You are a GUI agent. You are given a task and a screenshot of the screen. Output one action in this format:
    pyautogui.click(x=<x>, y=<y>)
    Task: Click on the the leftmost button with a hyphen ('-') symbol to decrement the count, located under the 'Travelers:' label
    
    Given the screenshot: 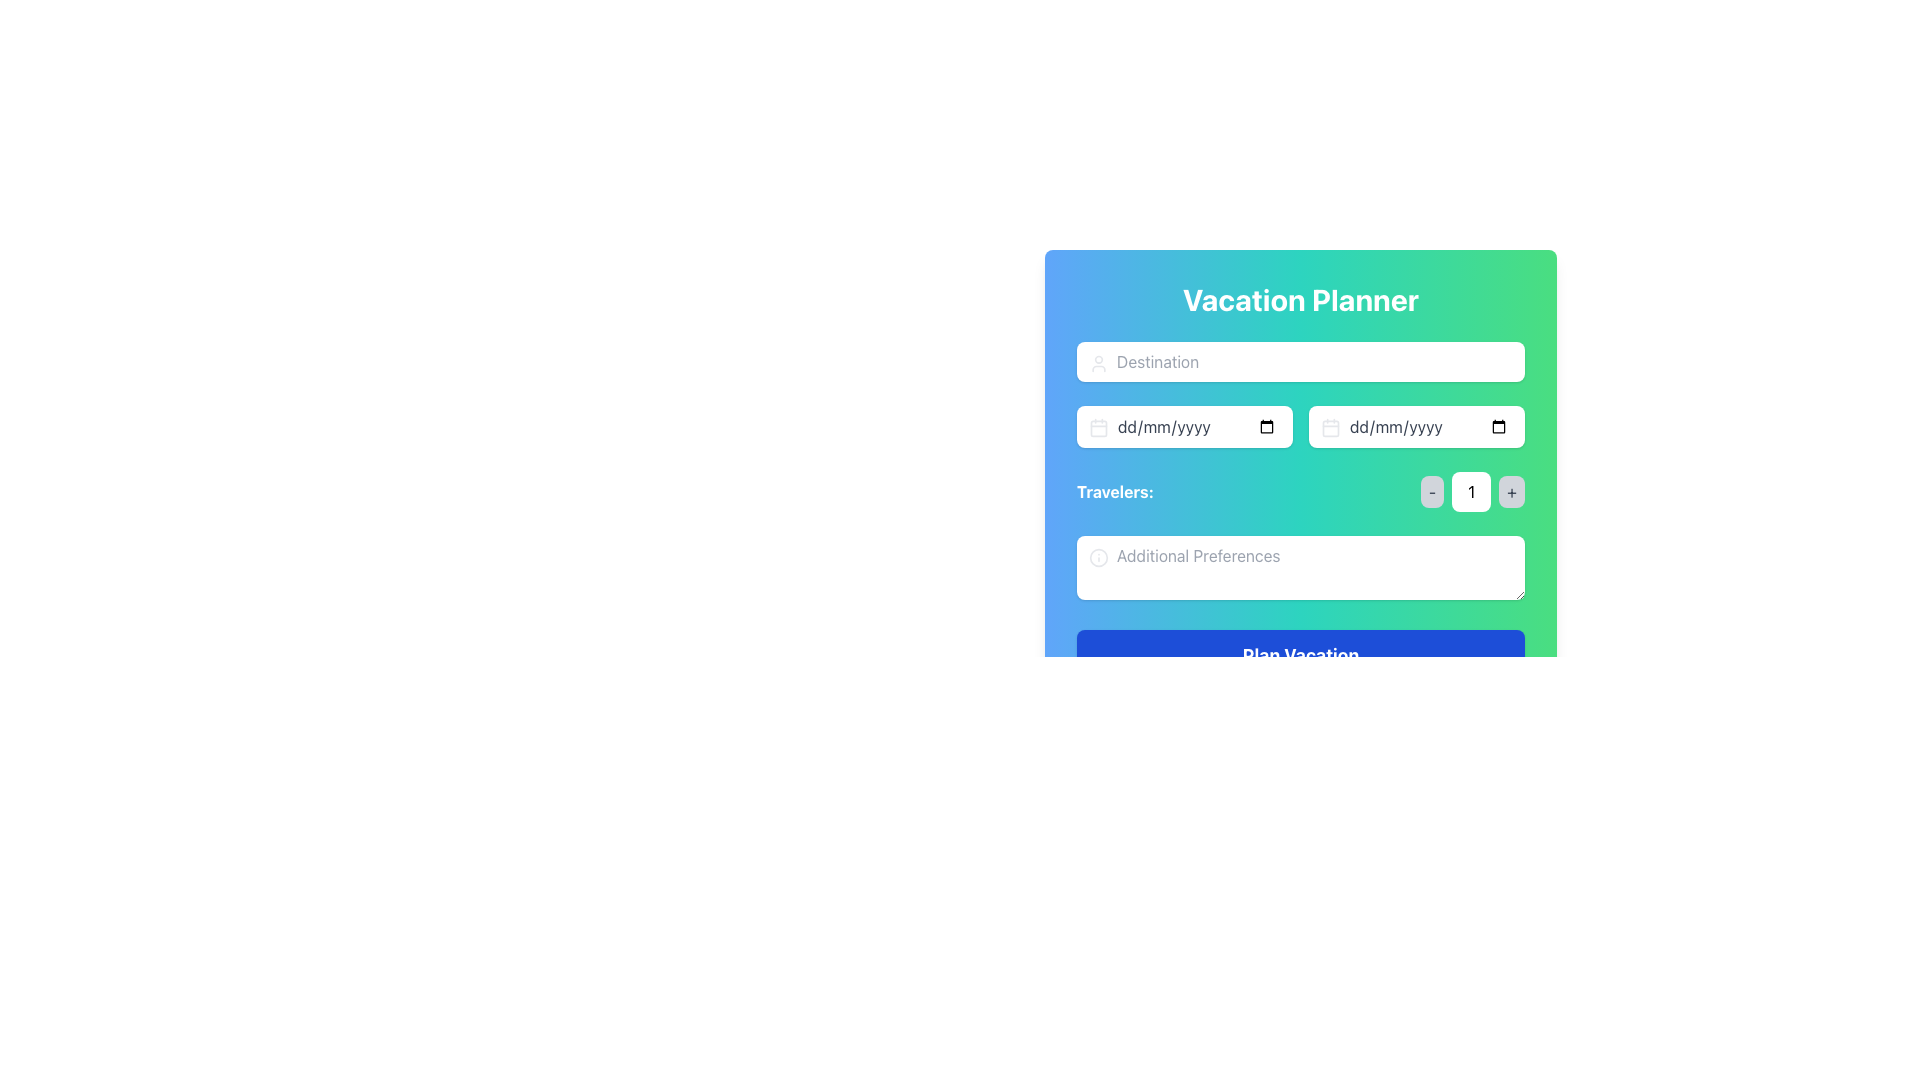 What is the action you would take?
    pyautogui.click(x=1430, y=492)
    